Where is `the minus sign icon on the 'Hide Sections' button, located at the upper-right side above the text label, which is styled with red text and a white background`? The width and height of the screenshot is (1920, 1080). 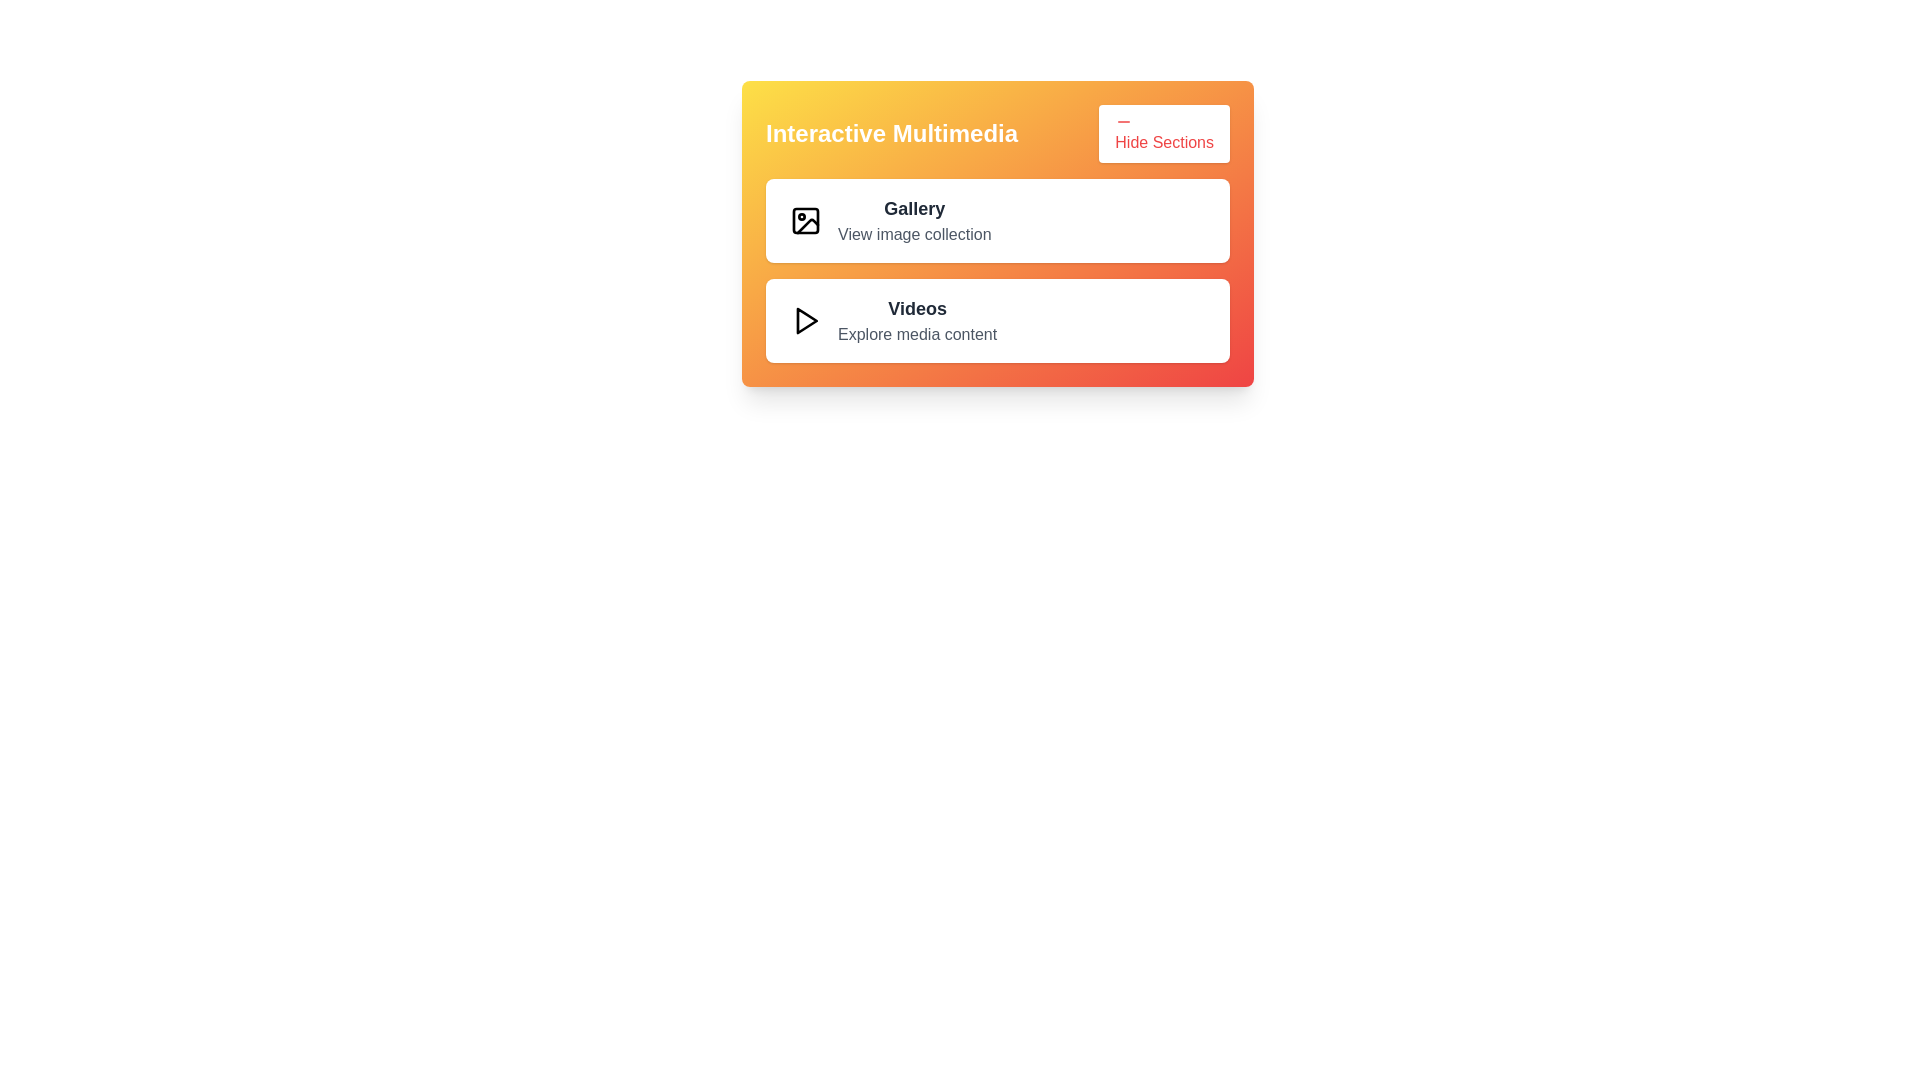 the minus sign icon on the 'Hide Sections' button, located at the upper-right side above the text label, which is styled with red text and a white background is located at coordinates (1124, 122).